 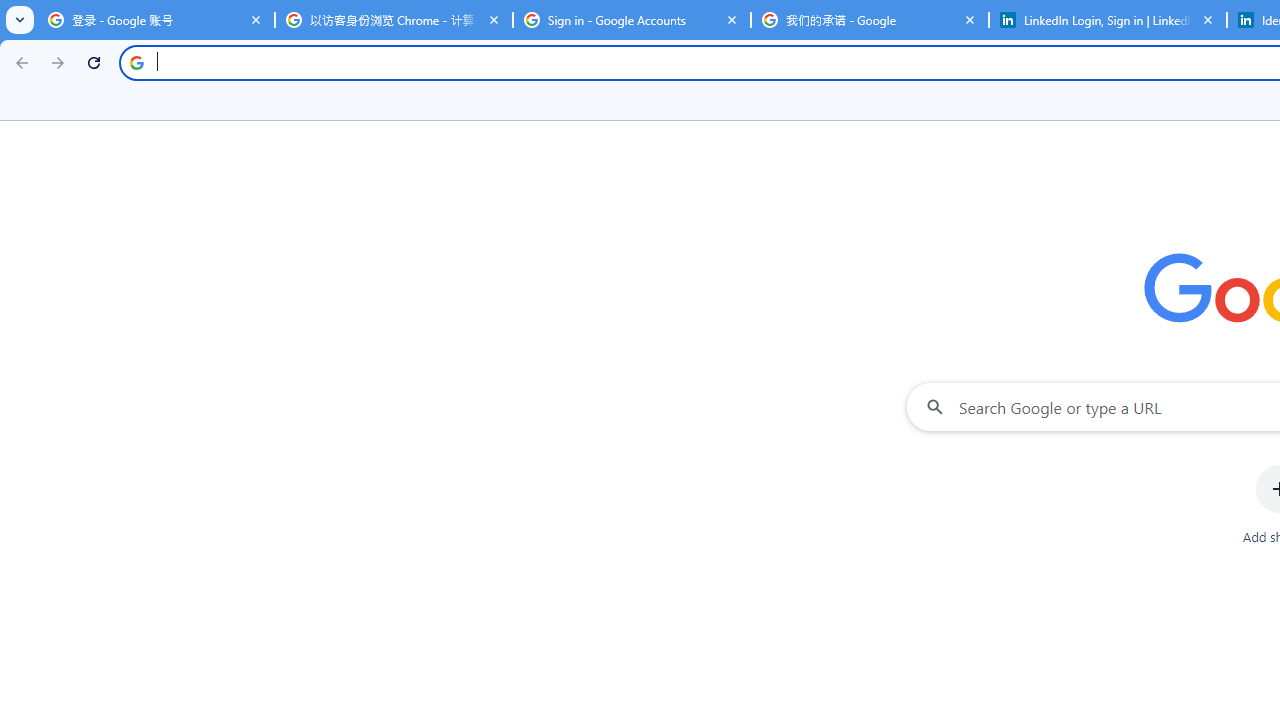 I want to click on 'Search tabs', so click(x=20, y=20).